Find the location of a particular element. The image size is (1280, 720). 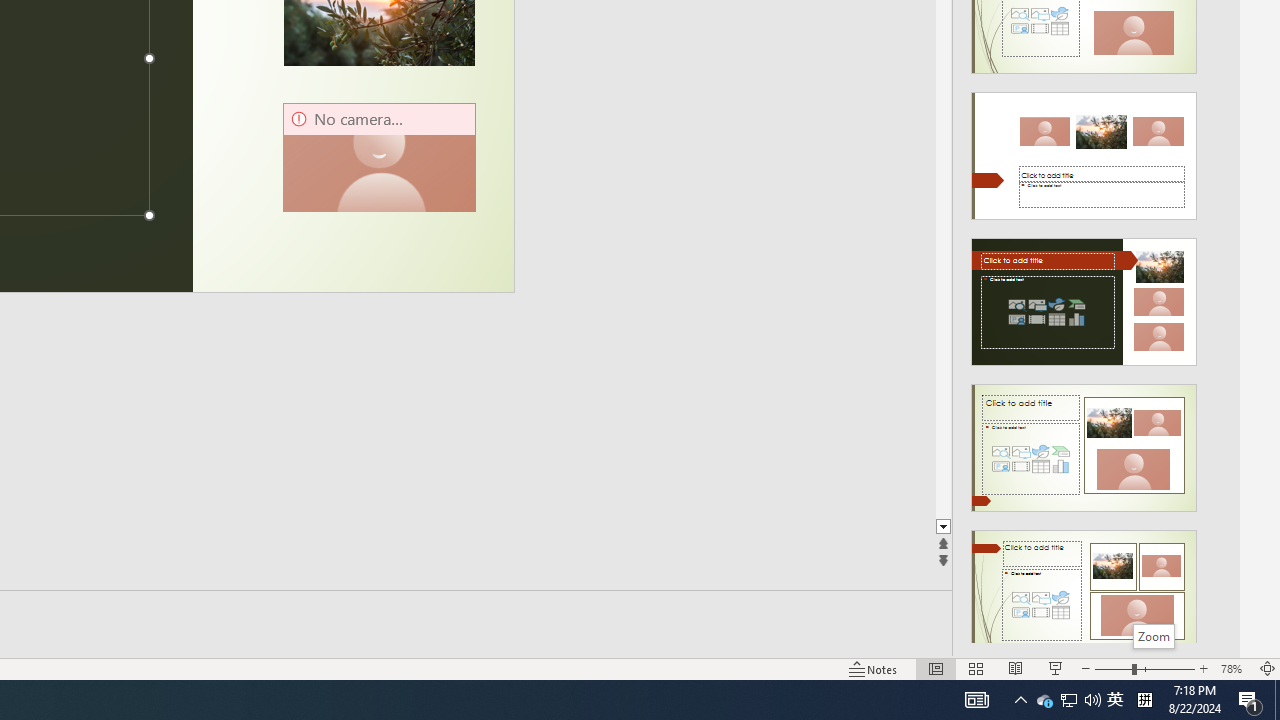

'Camera 13, No camera detected.' is located at coordinates (379, 157).